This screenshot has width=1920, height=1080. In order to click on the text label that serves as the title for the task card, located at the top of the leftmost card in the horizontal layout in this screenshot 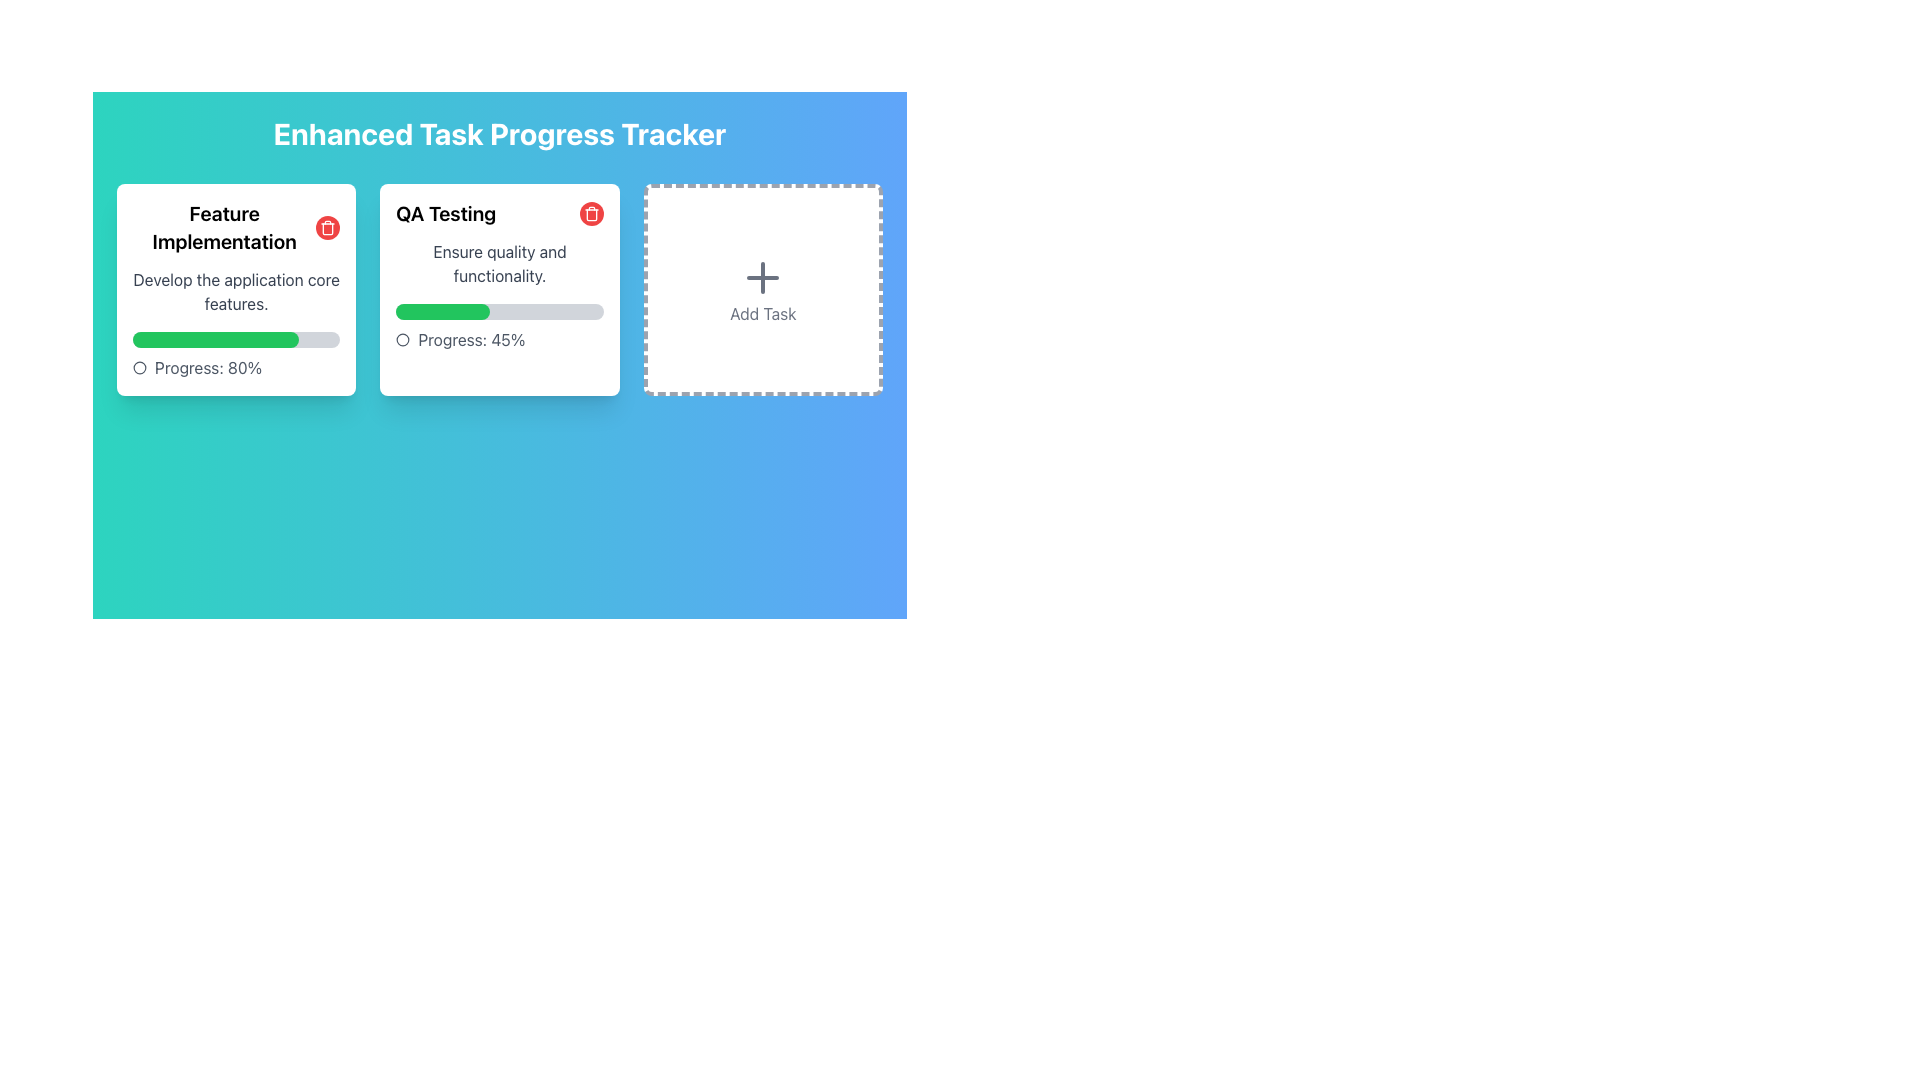, I will do `click(224, 226)`.